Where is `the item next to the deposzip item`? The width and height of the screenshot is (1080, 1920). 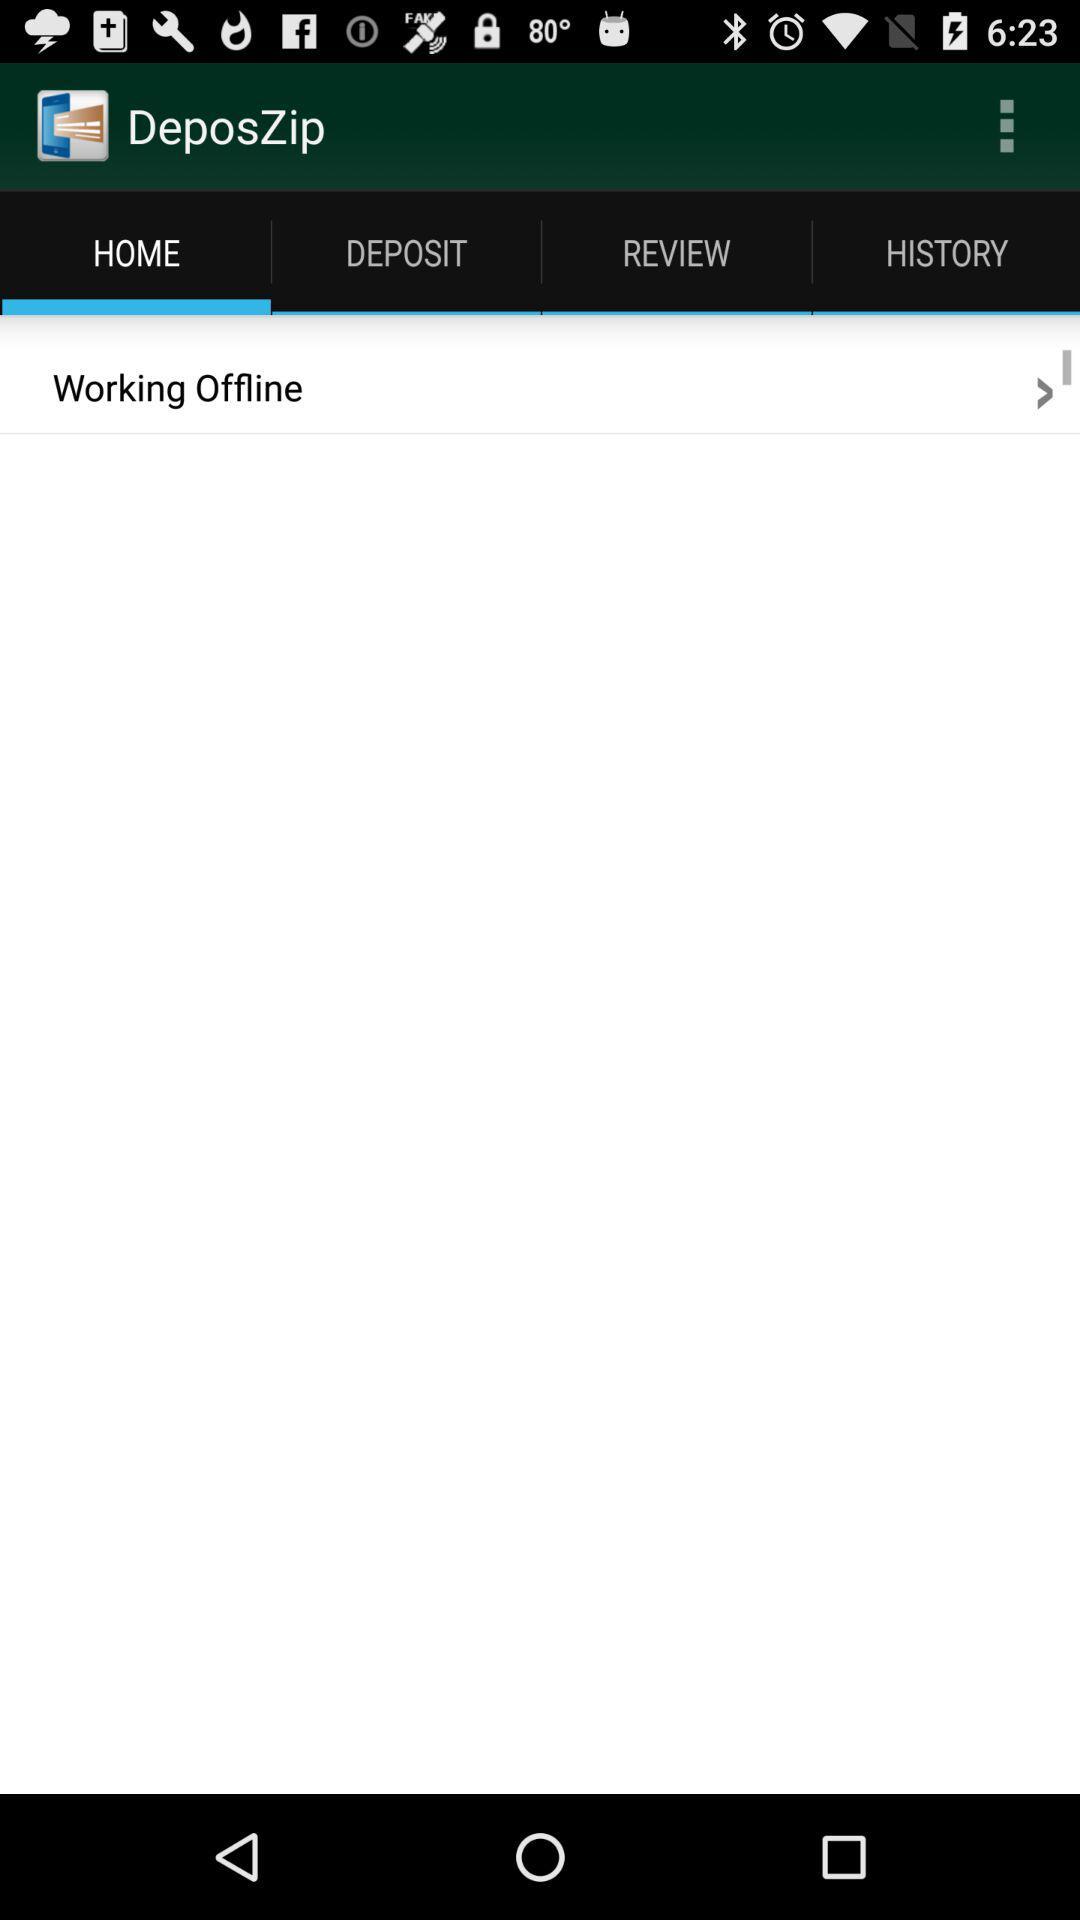
the item next to the deposzip item is located at coordinates (1006, 124).